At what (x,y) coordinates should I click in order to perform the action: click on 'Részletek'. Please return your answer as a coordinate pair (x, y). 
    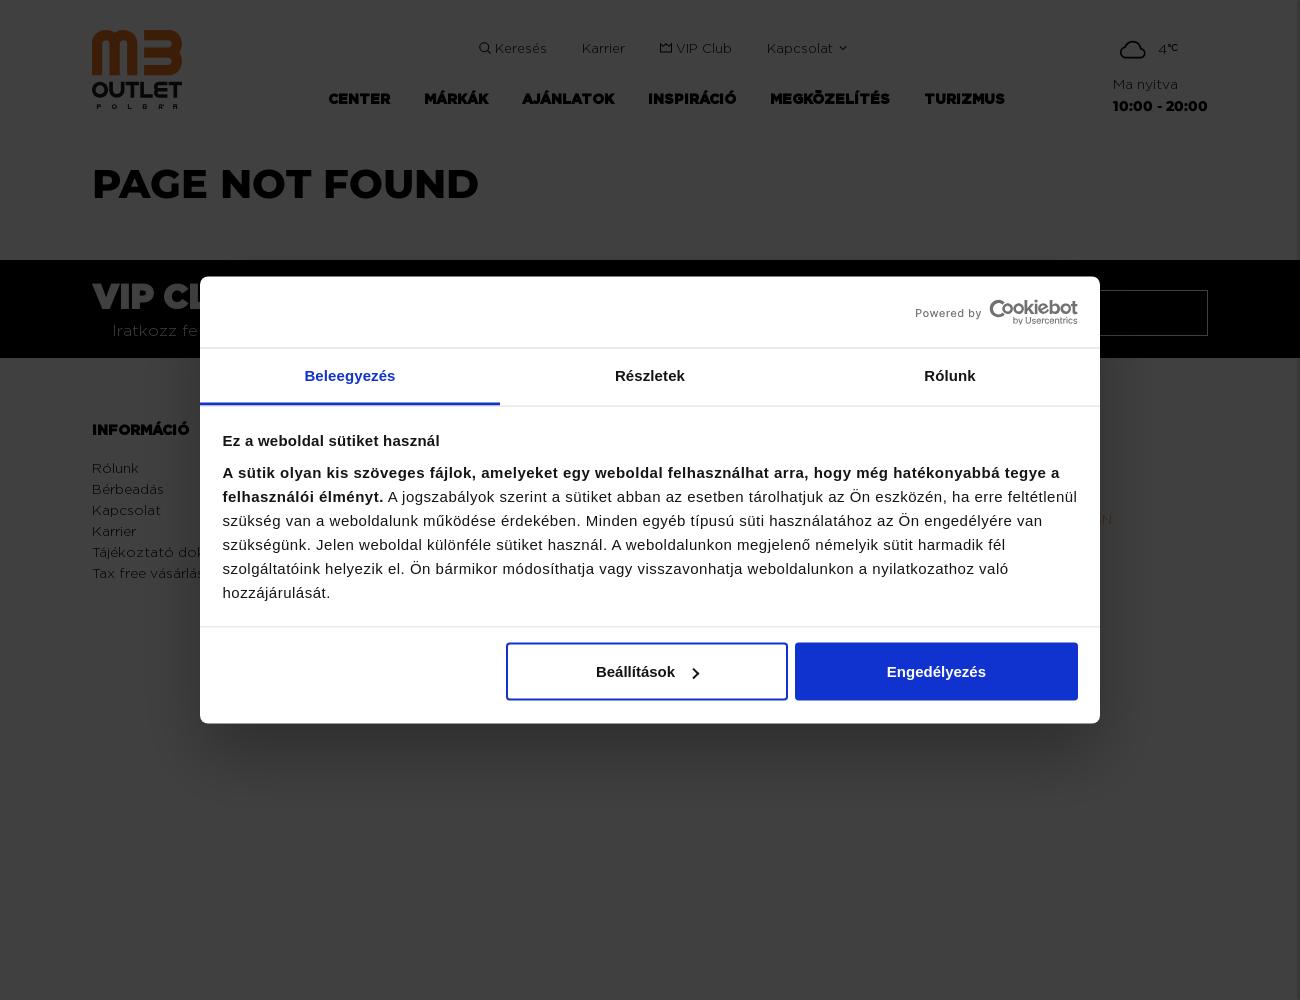
    Looking at the image, I should click on (649, 373).